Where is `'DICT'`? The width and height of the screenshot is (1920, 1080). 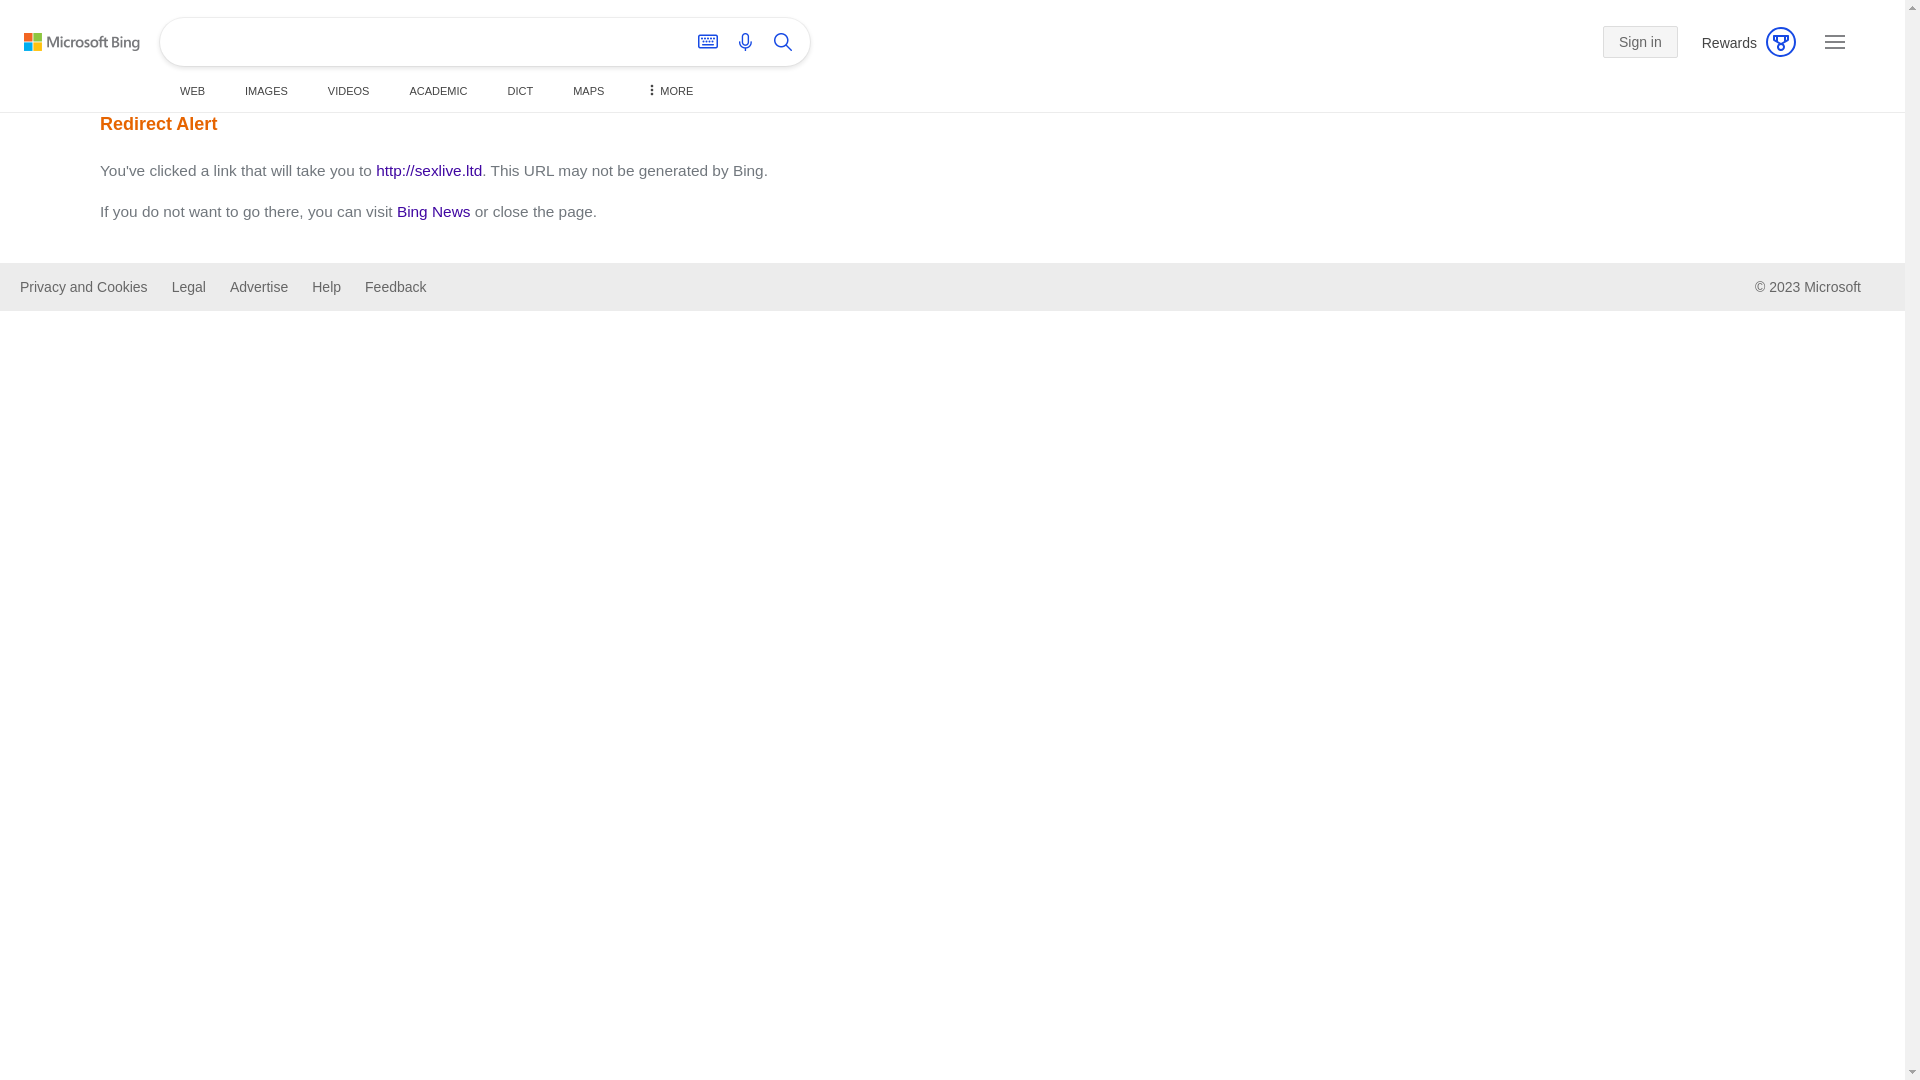
'DICT' is located at coordinates (521, 91).